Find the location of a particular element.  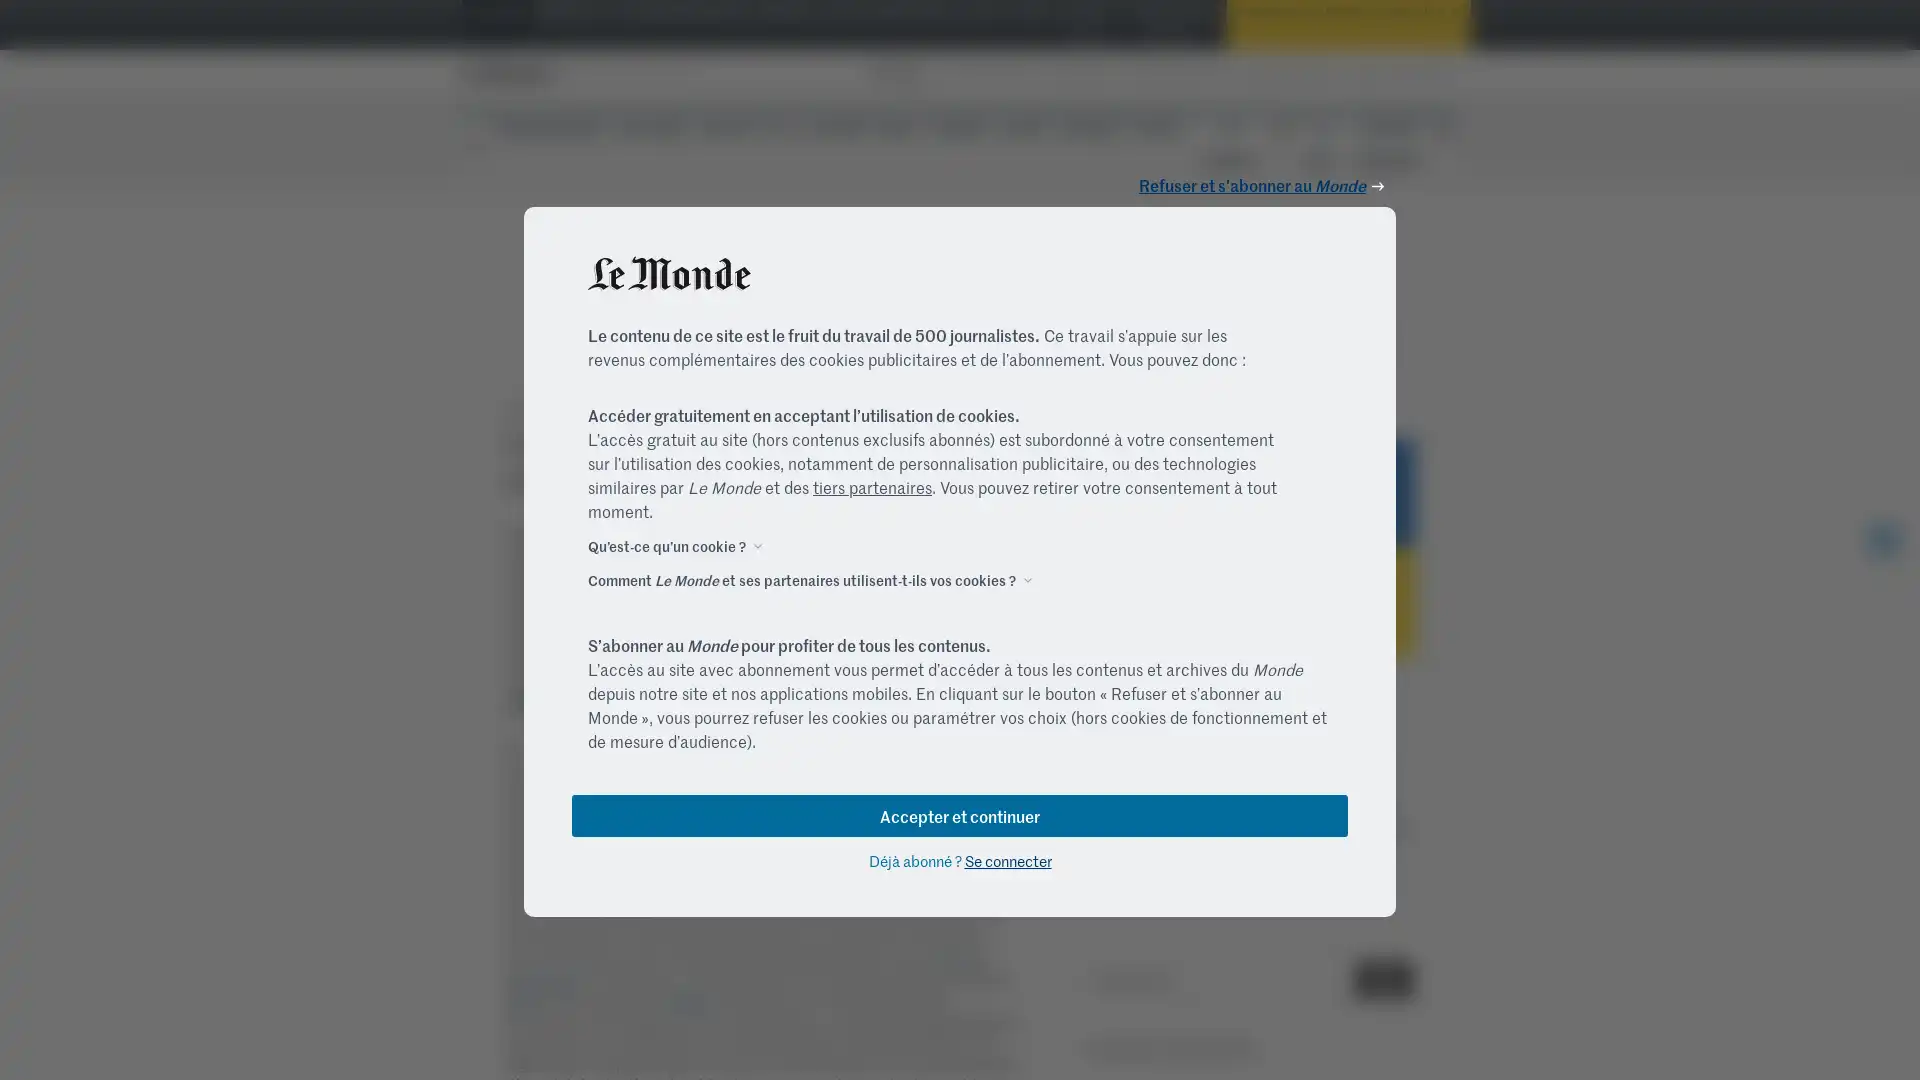

Quest-ce quun cookie ? is located at coordinates (667, 544).